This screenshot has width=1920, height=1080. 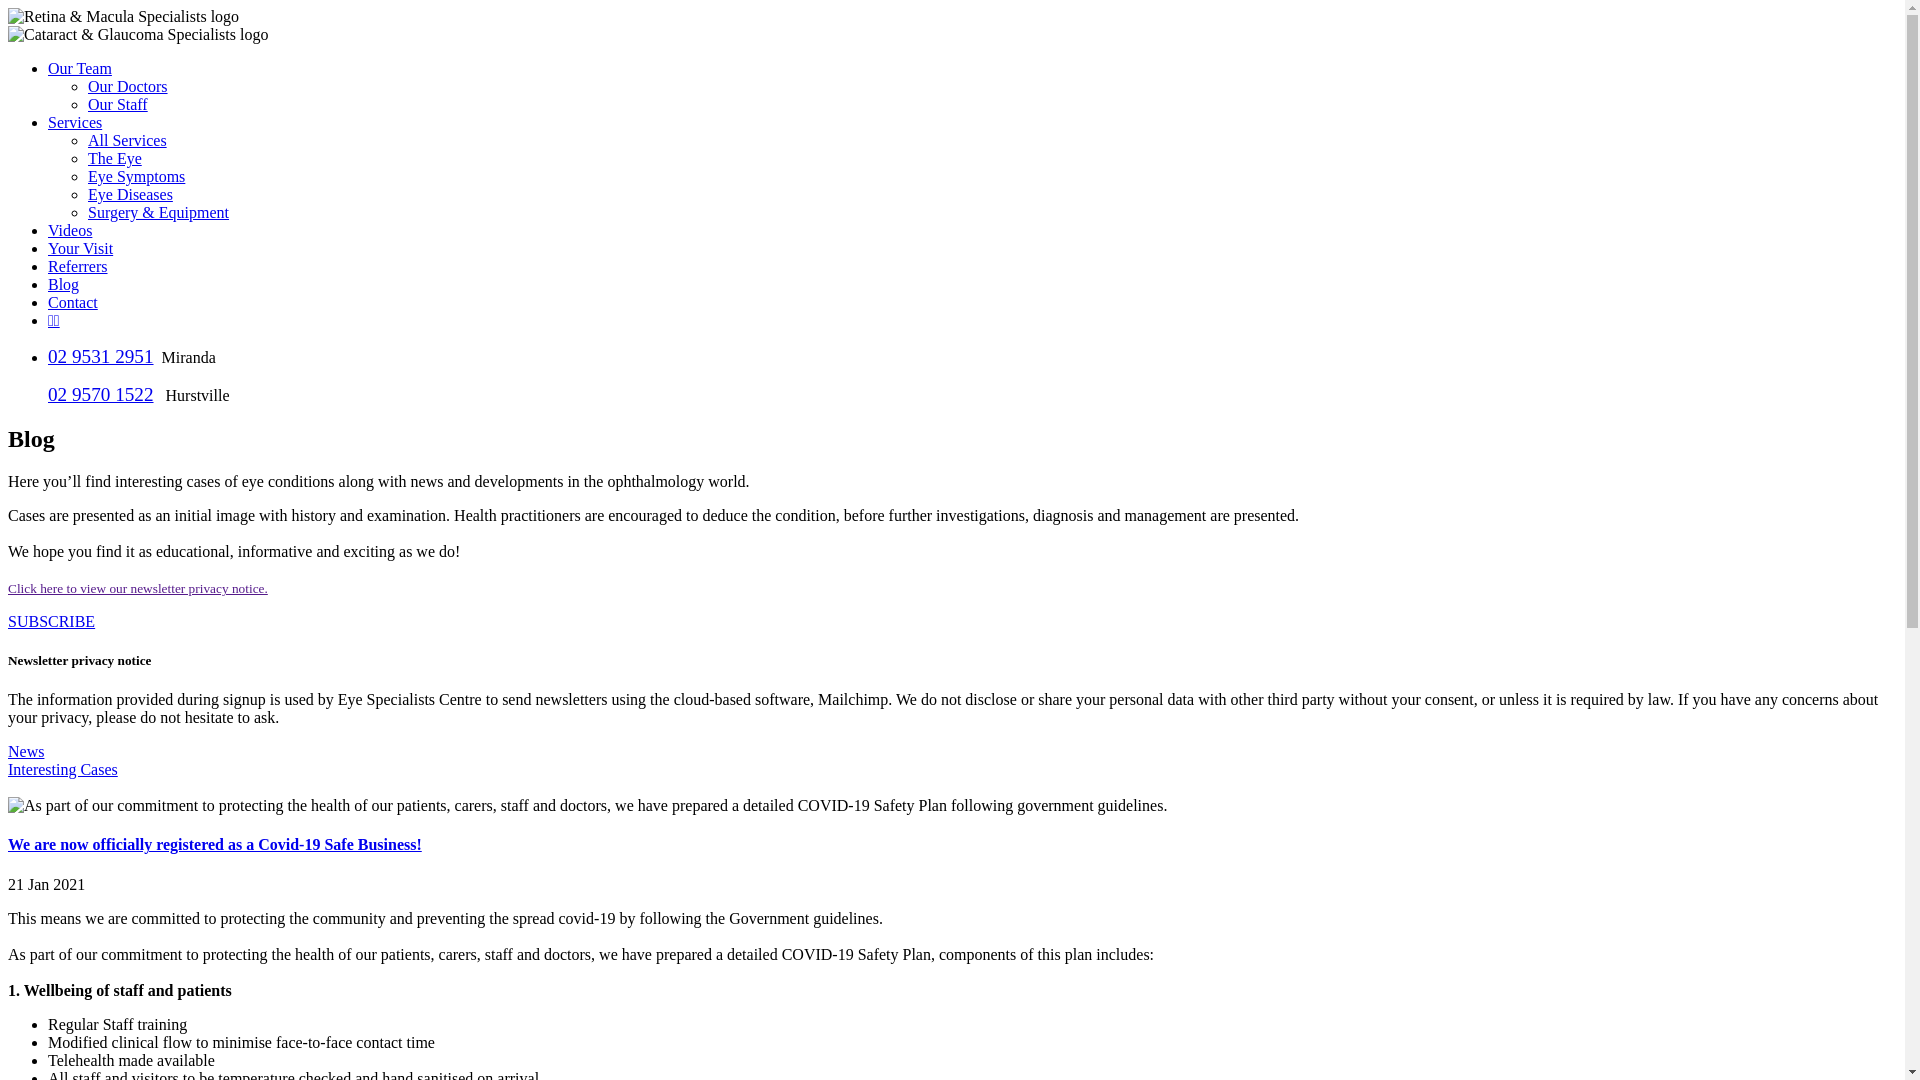 I want to click on 'Our Doctors', so click(x=127, y=85).